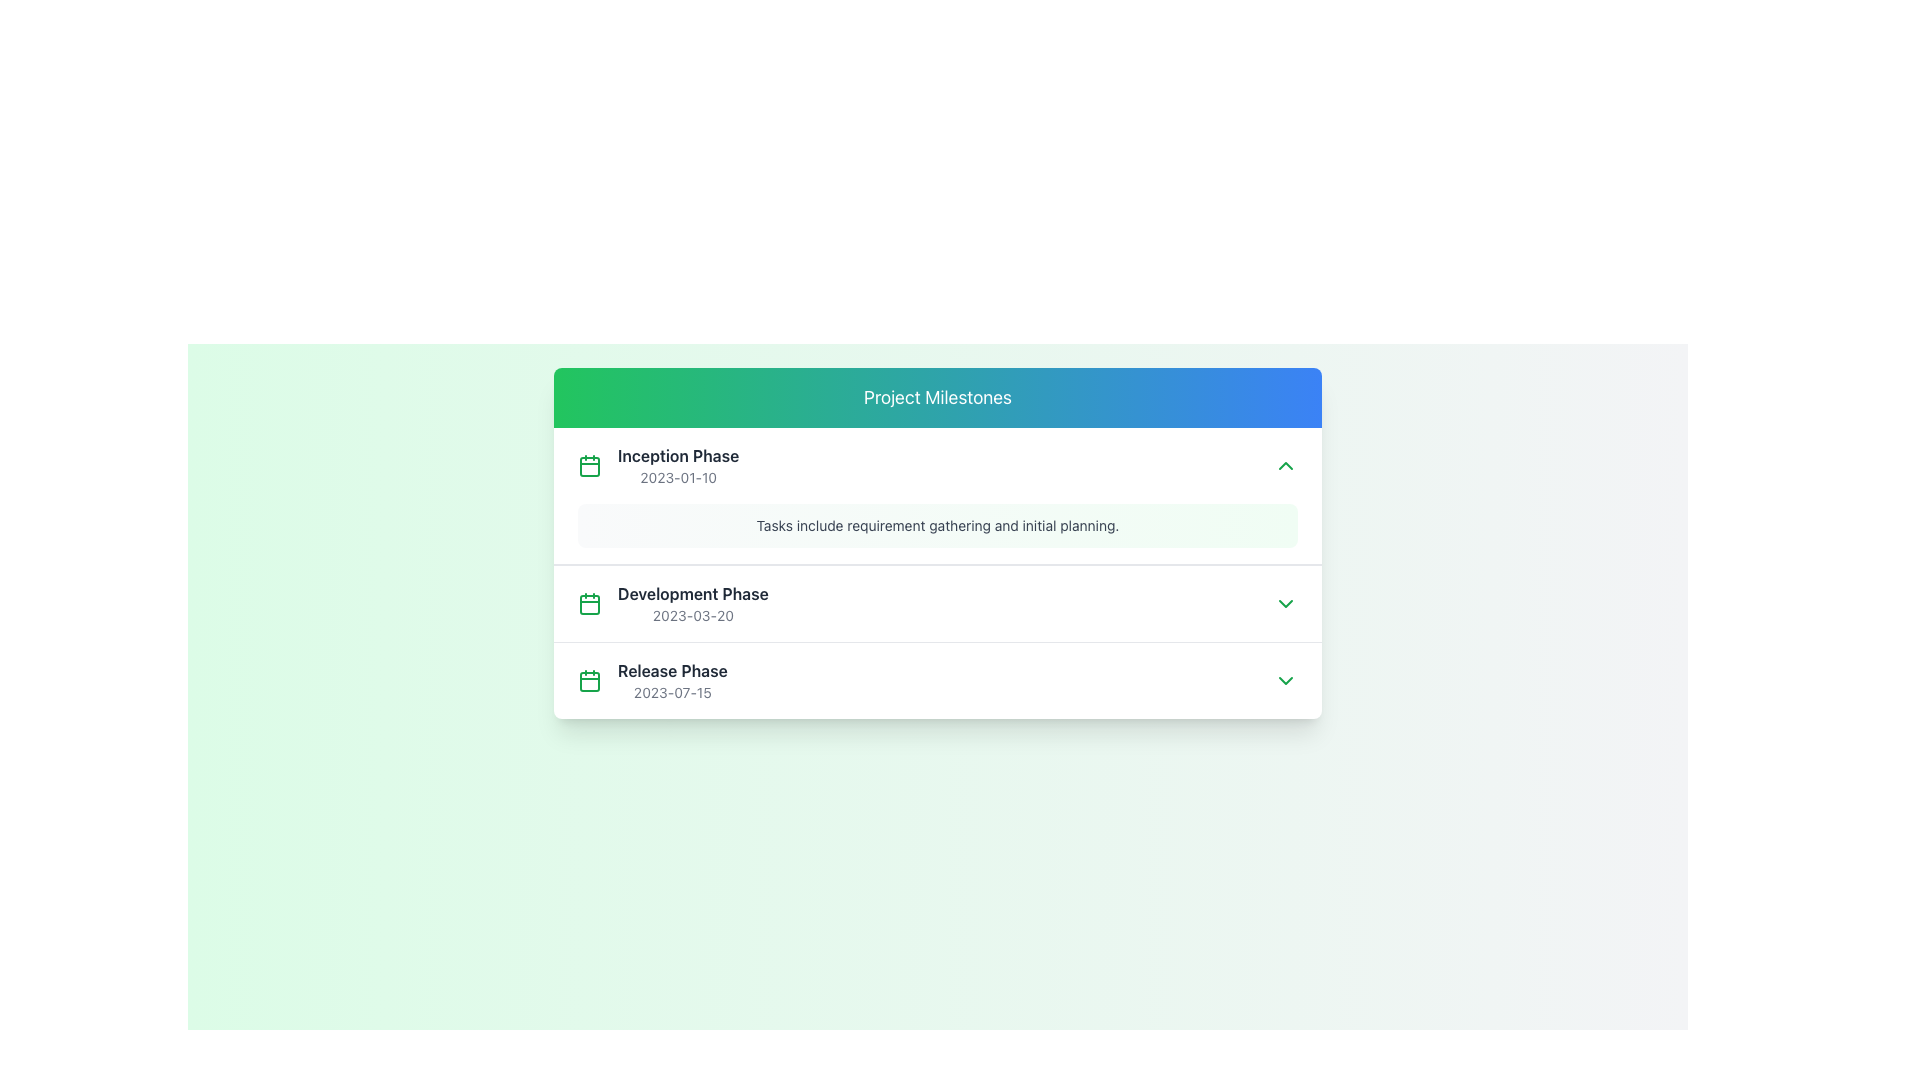 The image size is (1920, 1080). What do you see at coordinates (589, 604) in the screenshot?
I see `the inner cell area of the calendar icon, which is the third subcomponent with a green border, located to the left of the 'Inception Phase' milestone label` at bounding box center [589, 604].